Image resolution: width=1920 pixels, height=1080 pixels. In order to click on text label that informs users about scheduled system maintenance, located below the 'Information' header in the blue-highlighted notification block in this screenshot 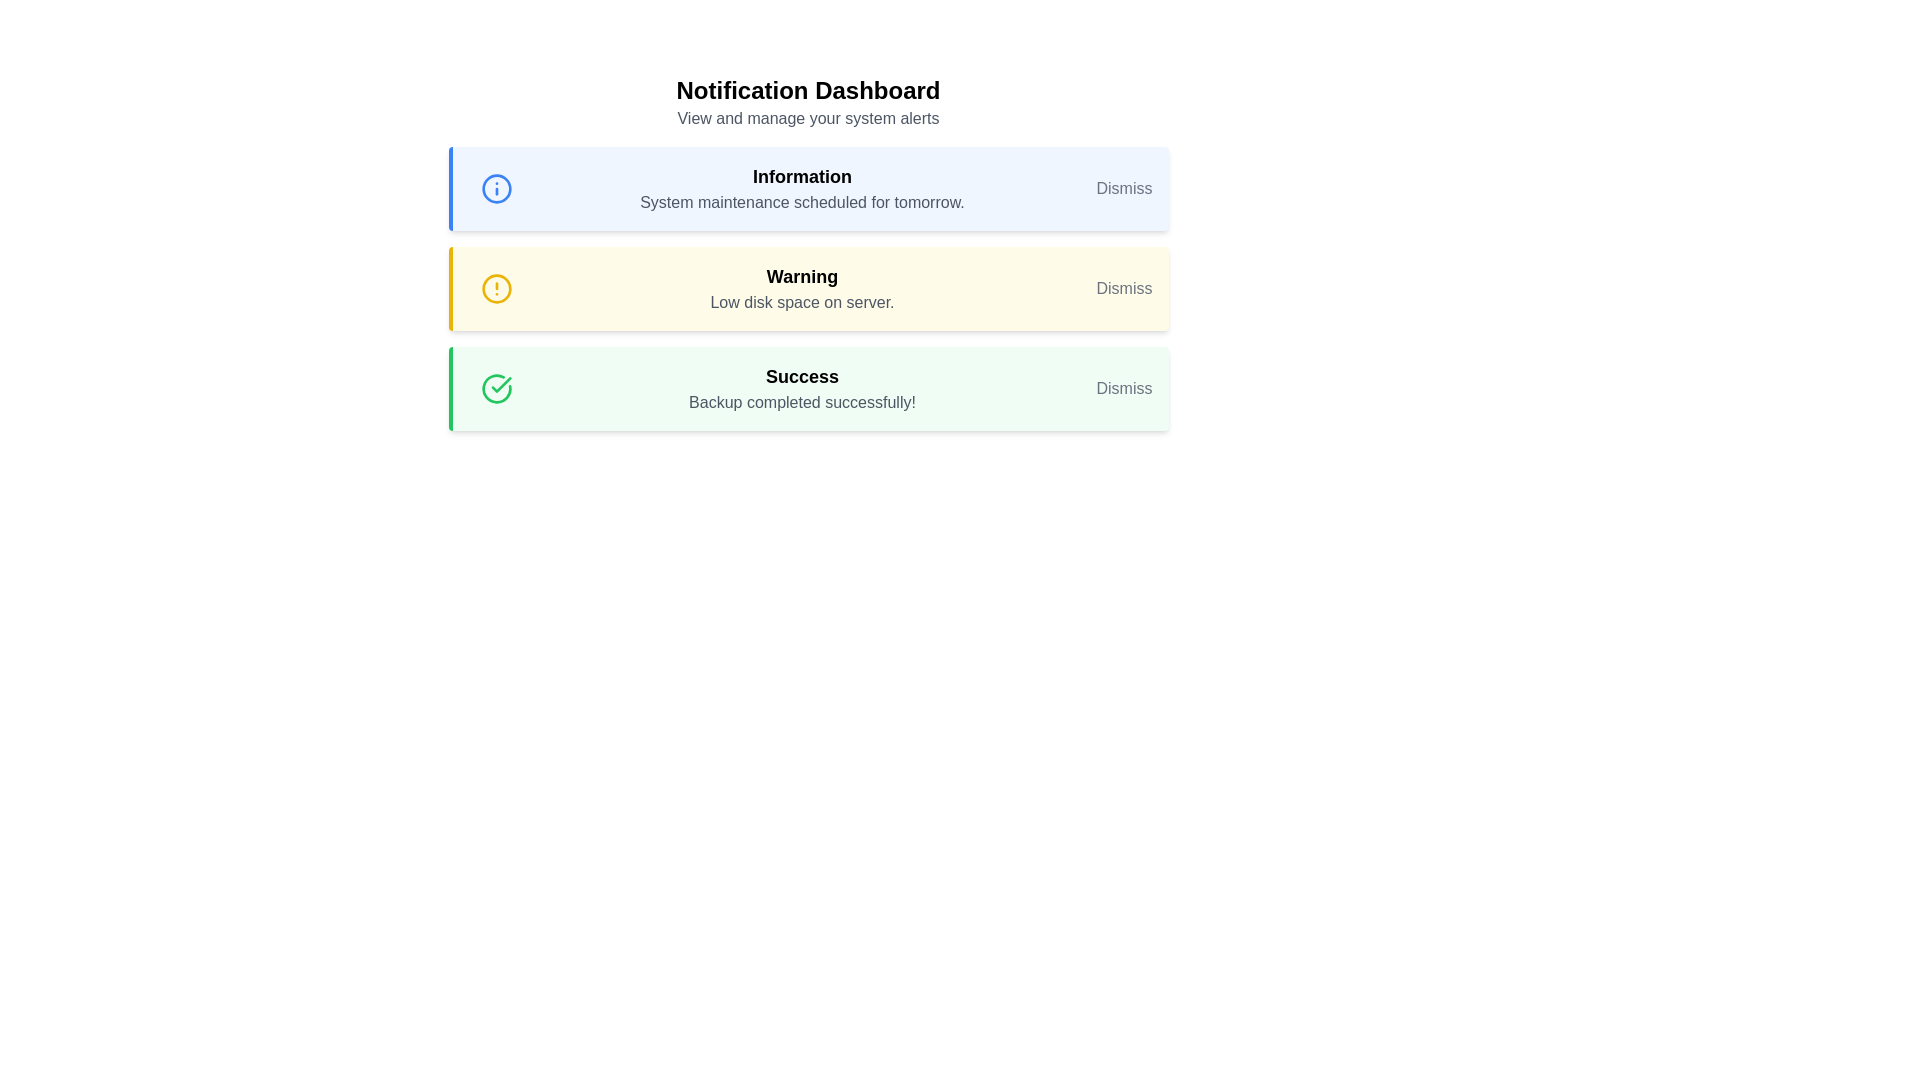, I will do `click(802, 203)`.